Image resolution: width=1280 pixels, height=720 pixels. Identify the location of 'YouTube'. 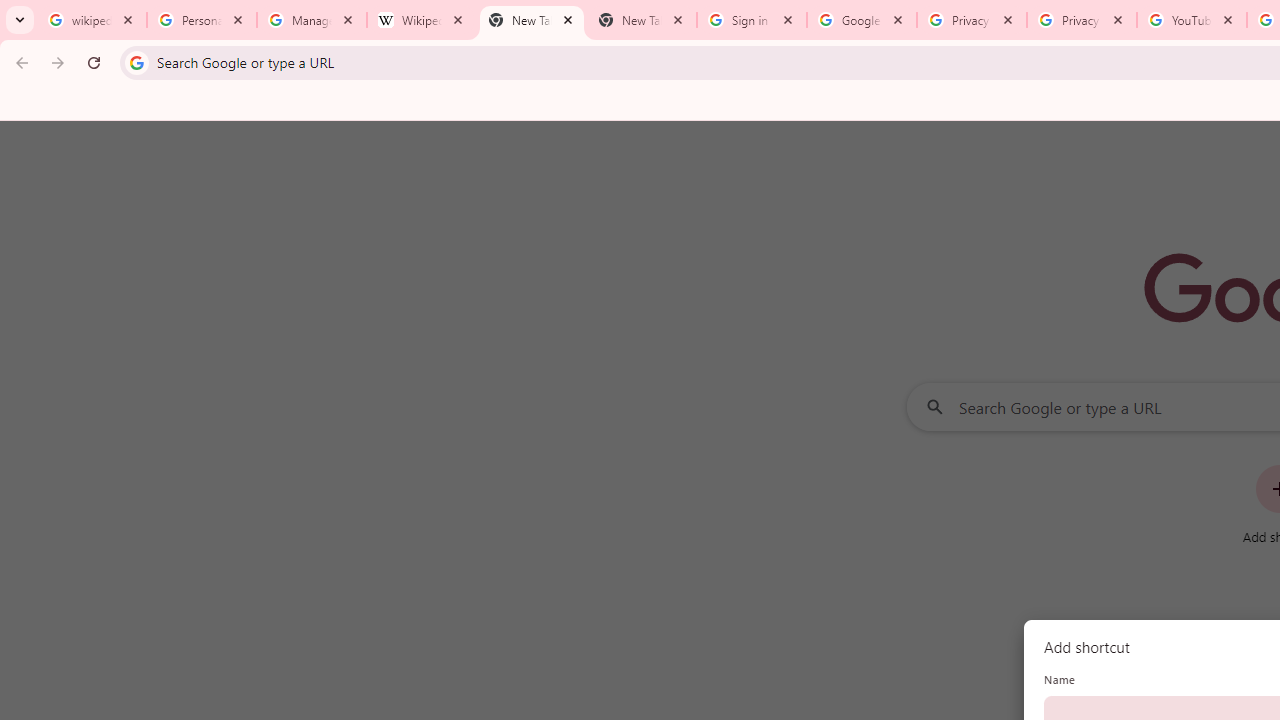
(1191, 20).